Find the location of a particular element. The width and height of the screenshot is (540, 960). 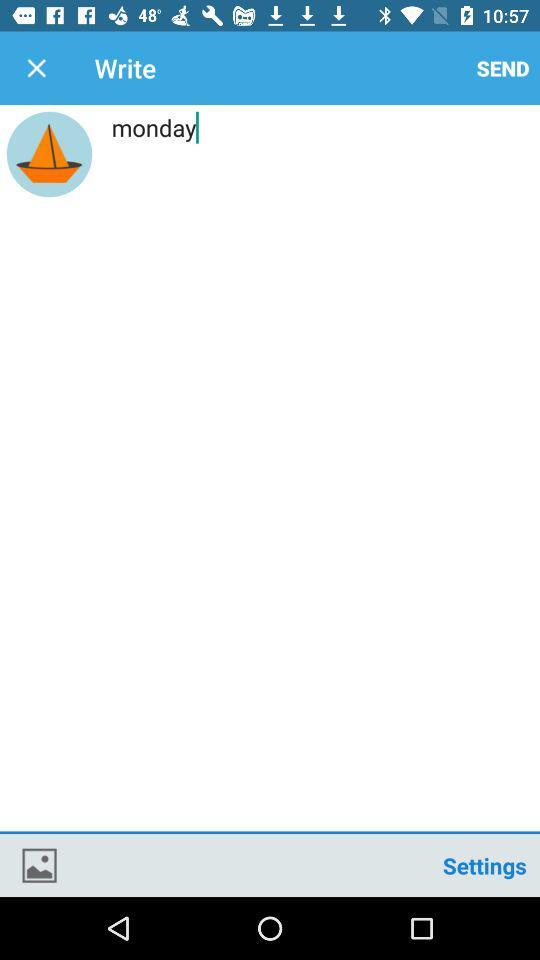

monday is located at coordinates (270, 471).